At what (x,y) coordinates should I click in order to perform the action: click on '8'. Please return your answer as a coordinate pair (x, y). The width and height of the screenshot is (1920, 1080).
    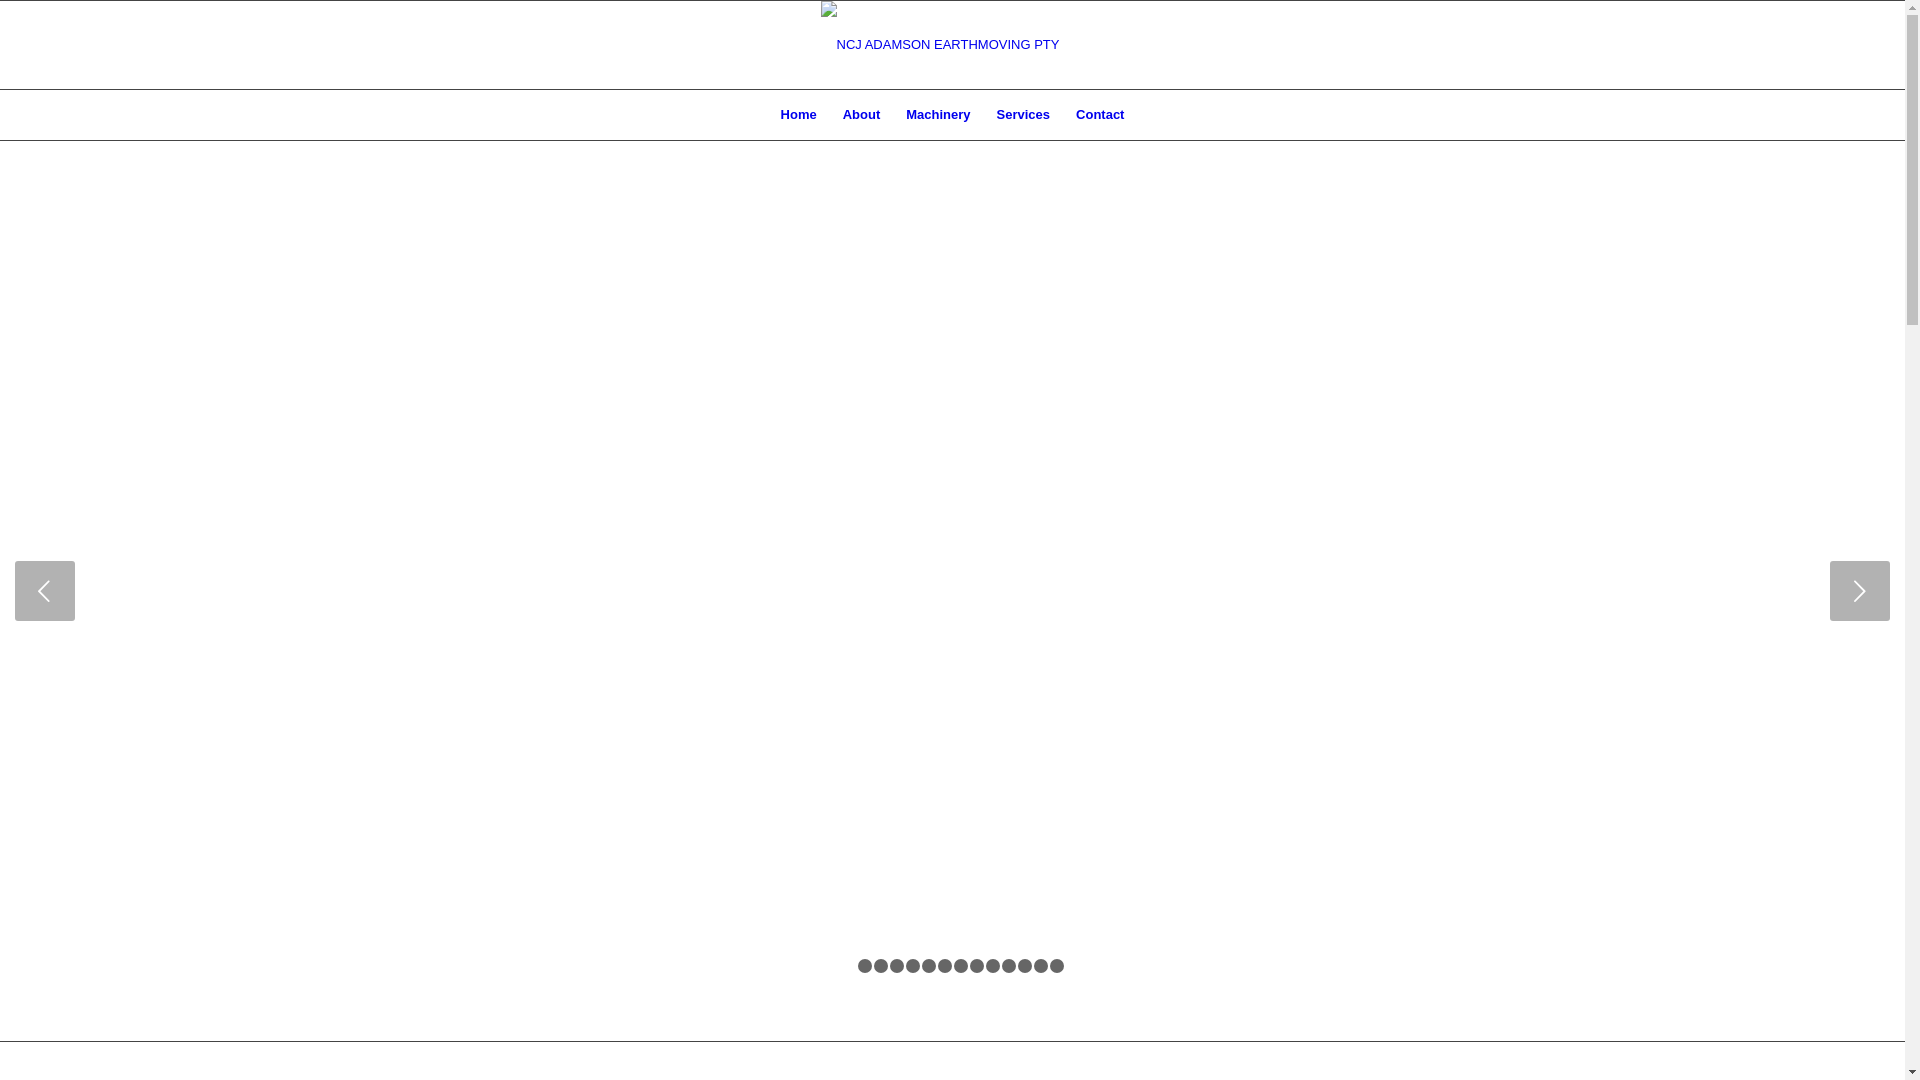
    Looking at the image, I should click on (953, 964).